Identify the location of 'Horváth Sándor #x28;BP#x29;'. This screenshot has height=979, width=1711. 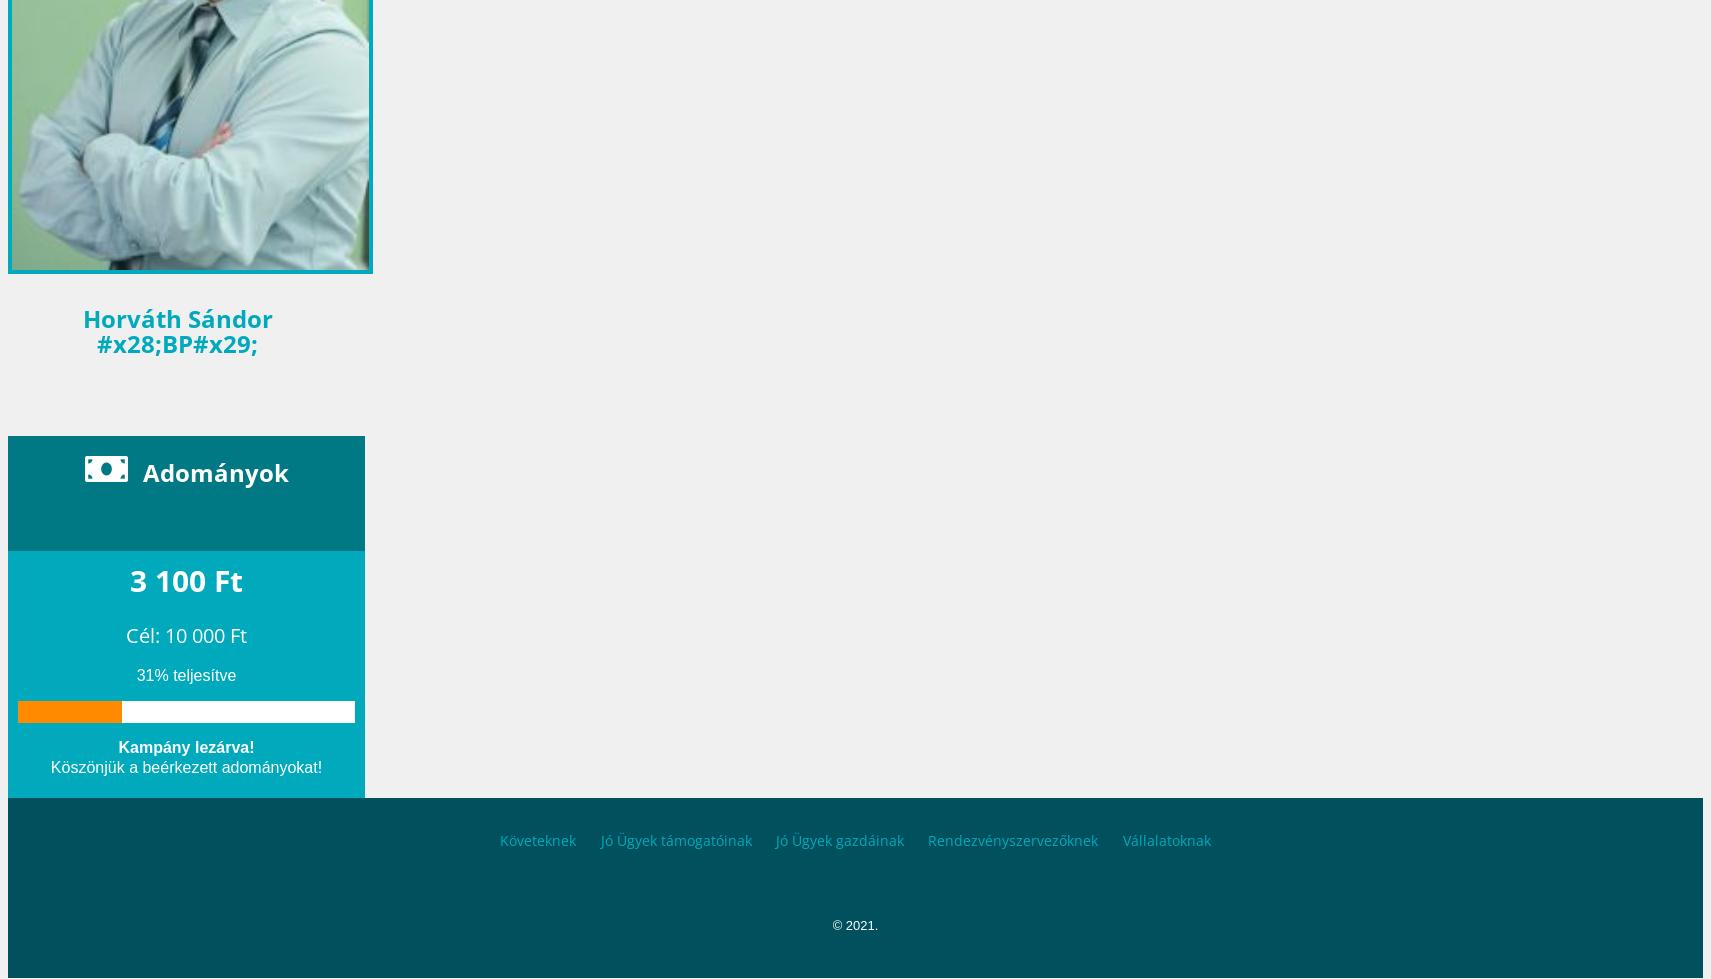
(175, 330).